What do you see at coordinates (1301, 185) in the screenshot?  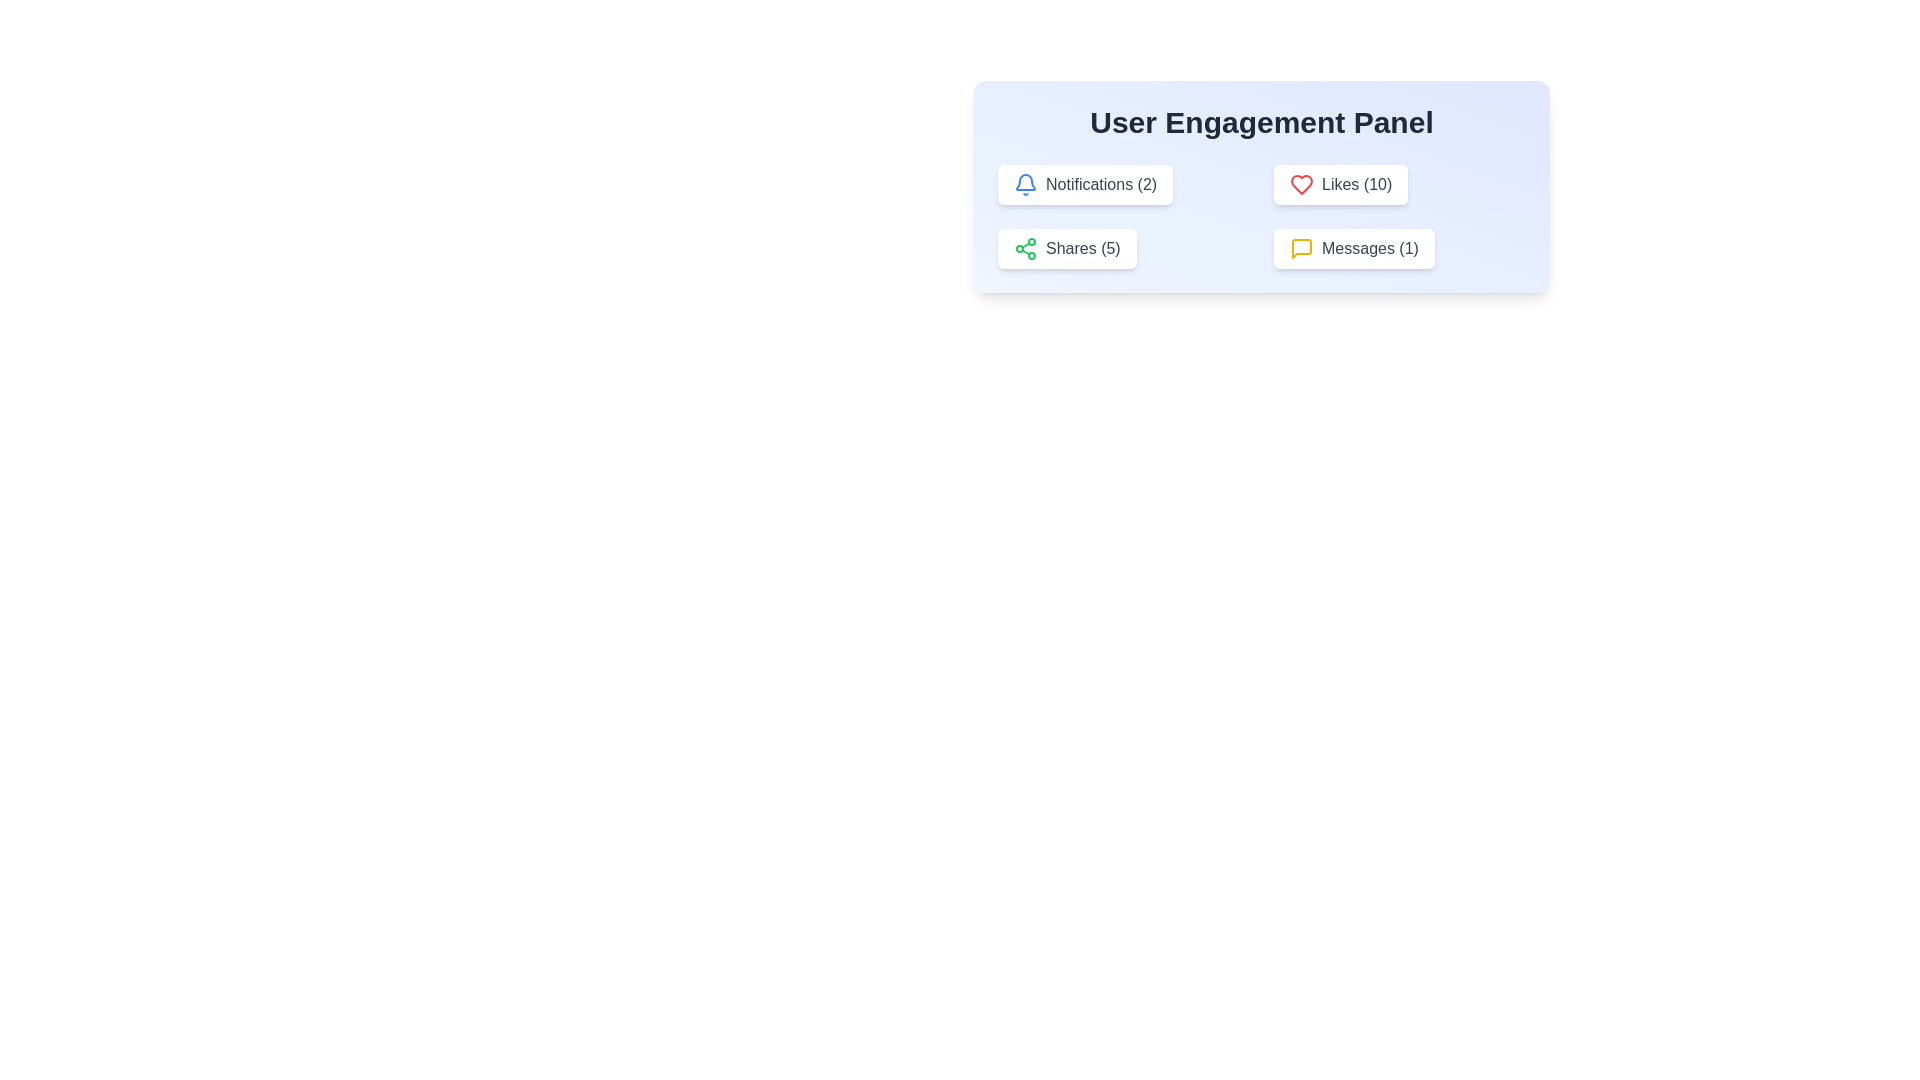 I see `the heart-shaped 'Likes' icon located in the upper-right-hand section of the User Engagement Panel, which indicates the 'Likes (10)' information` at bounding box center [1301, 185].